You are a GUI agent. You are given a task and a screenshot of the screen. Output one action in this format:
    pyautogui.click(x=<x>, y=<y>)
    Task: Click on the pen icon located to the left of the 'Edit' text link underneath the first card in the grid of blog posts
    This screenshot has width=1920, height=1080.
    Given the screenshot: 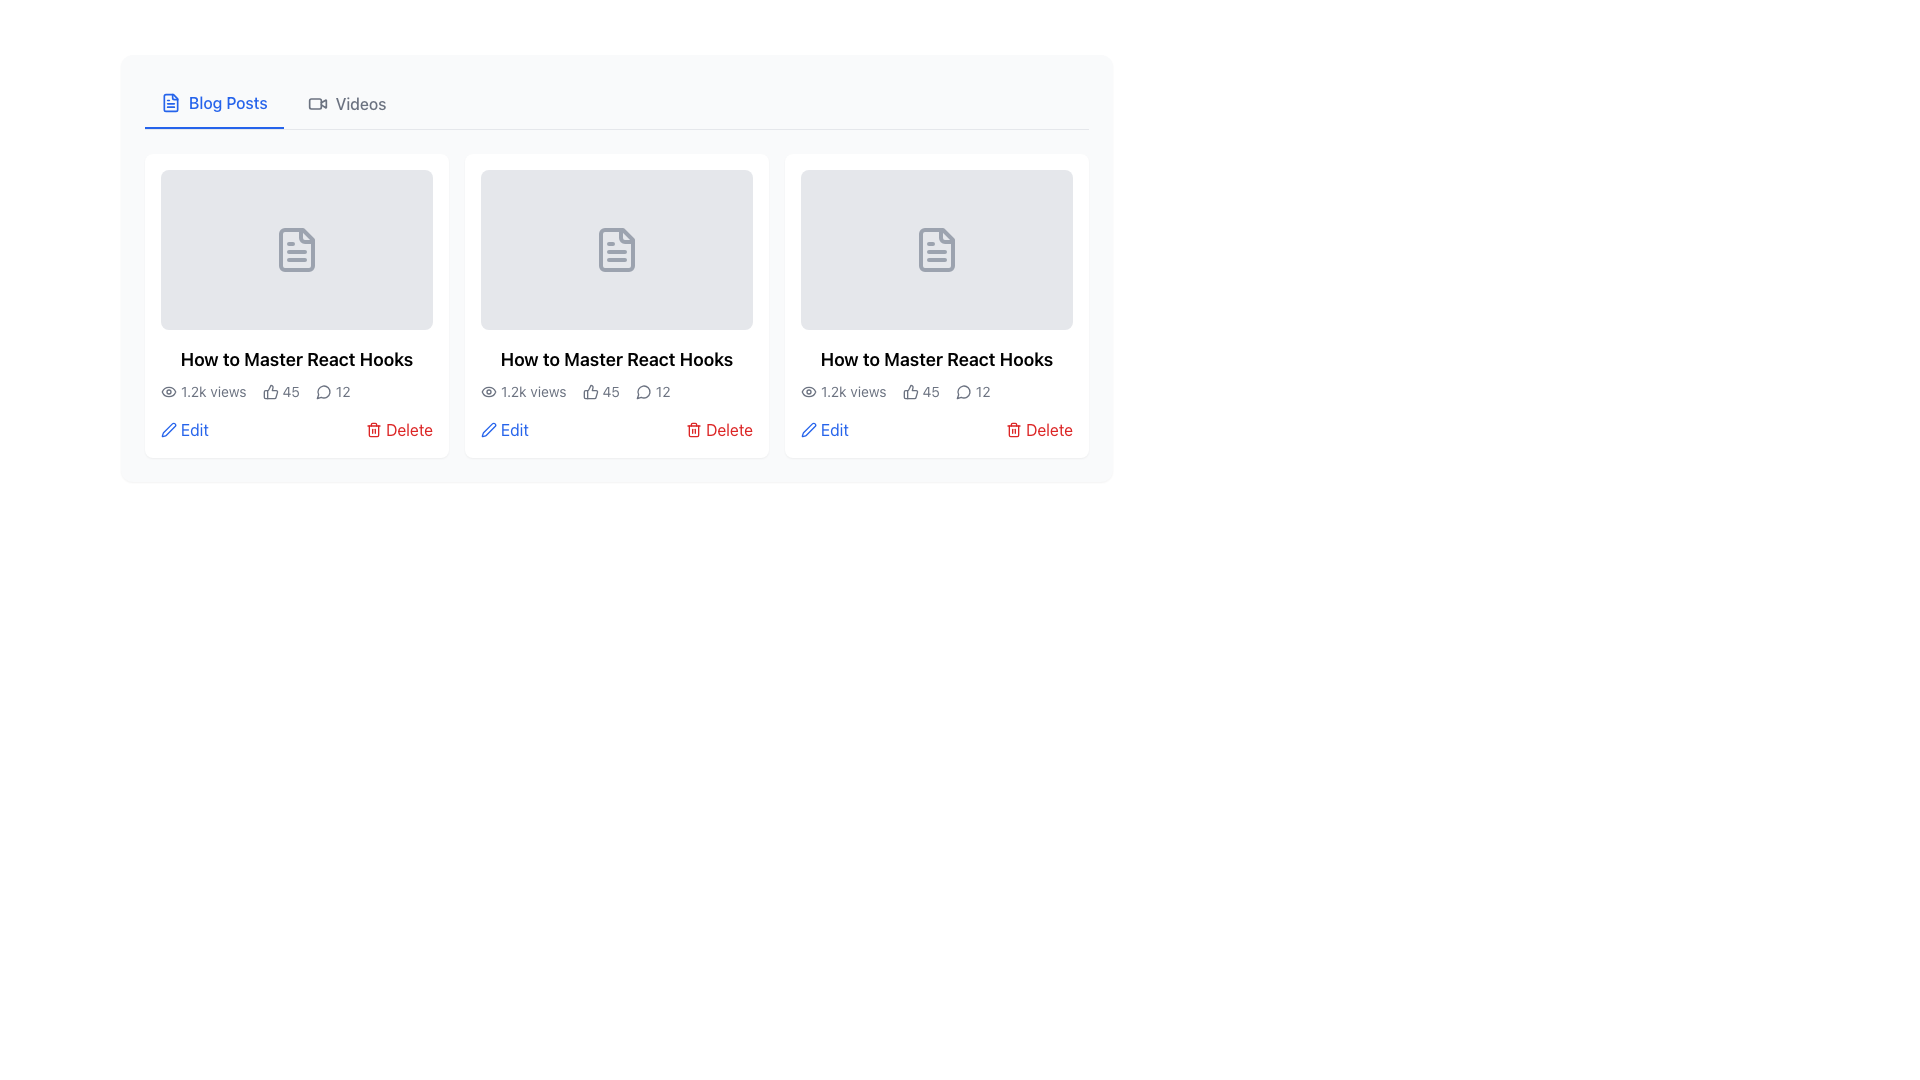 What is the action you would take?
    pyautogui.click(x=168, y=428)
    